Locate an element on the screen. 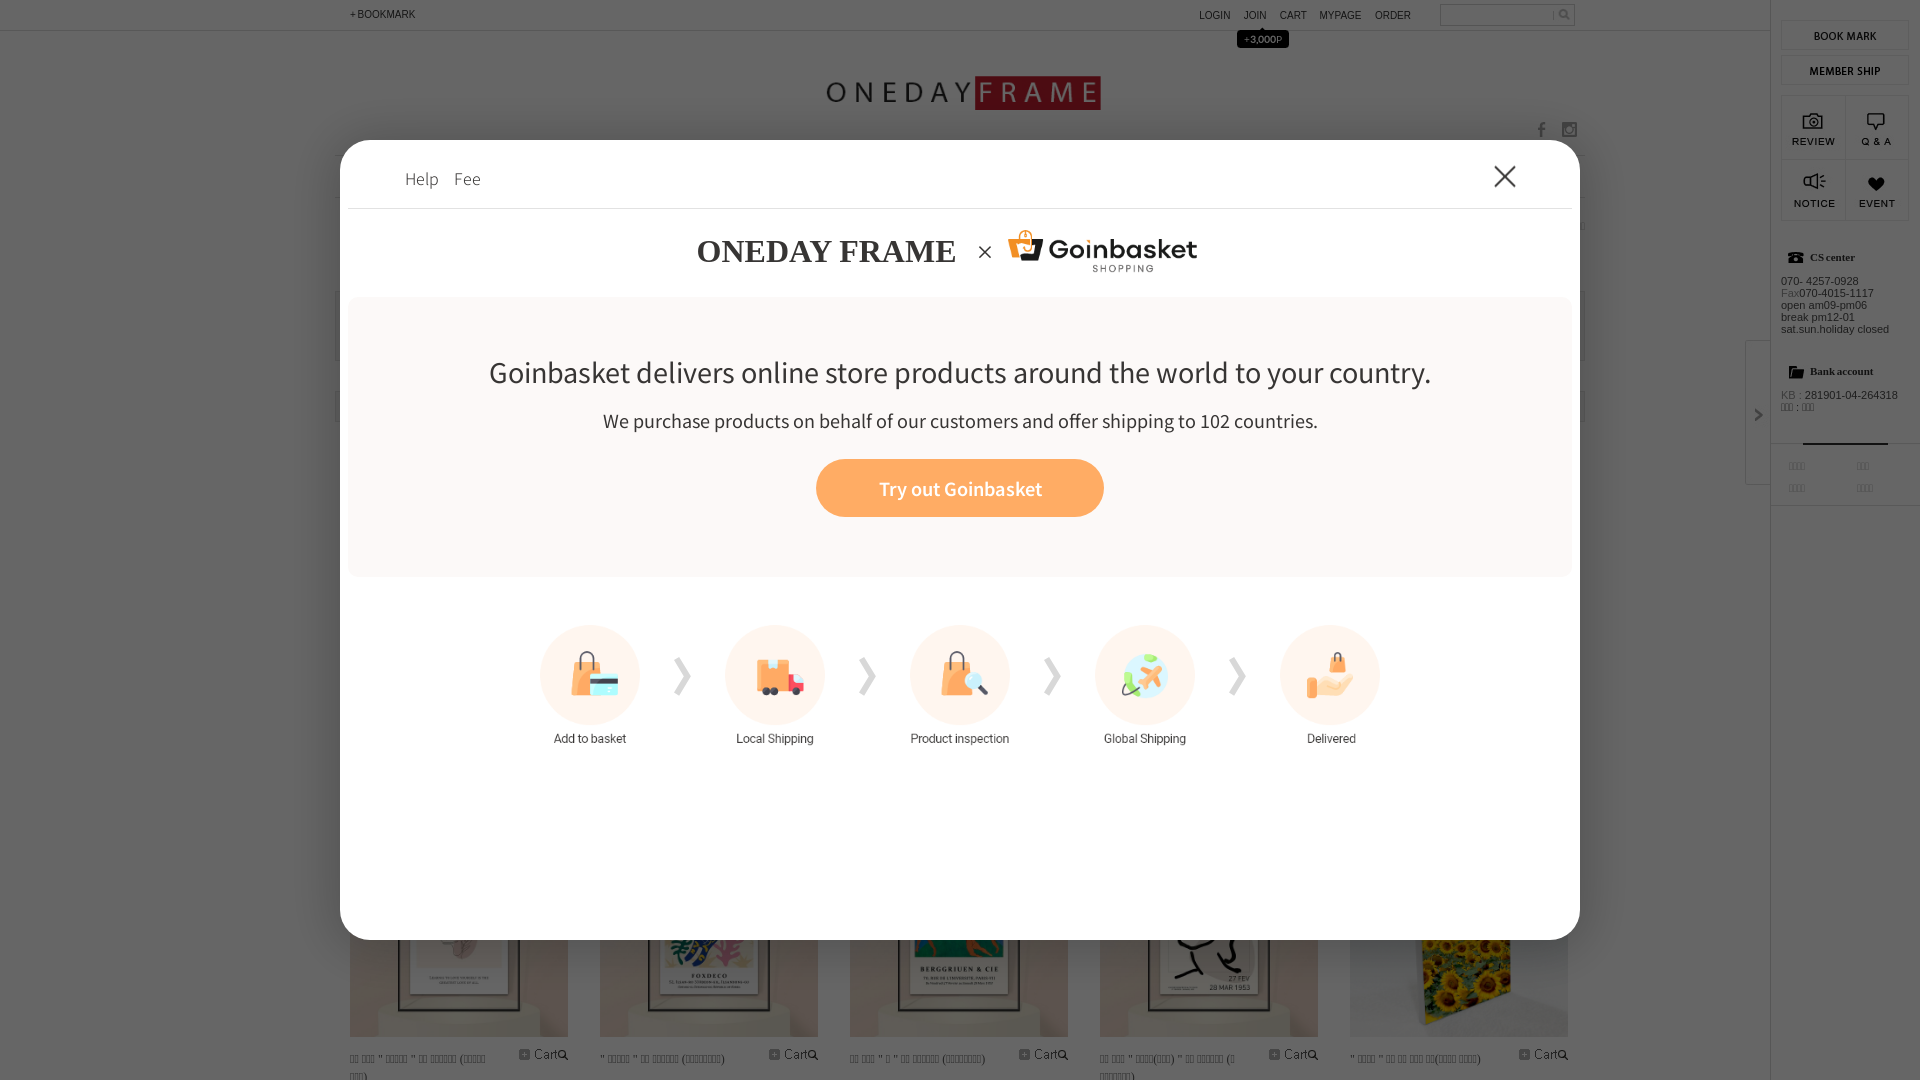  '+ BOOKMARK' is located at coordinates (379, 15).